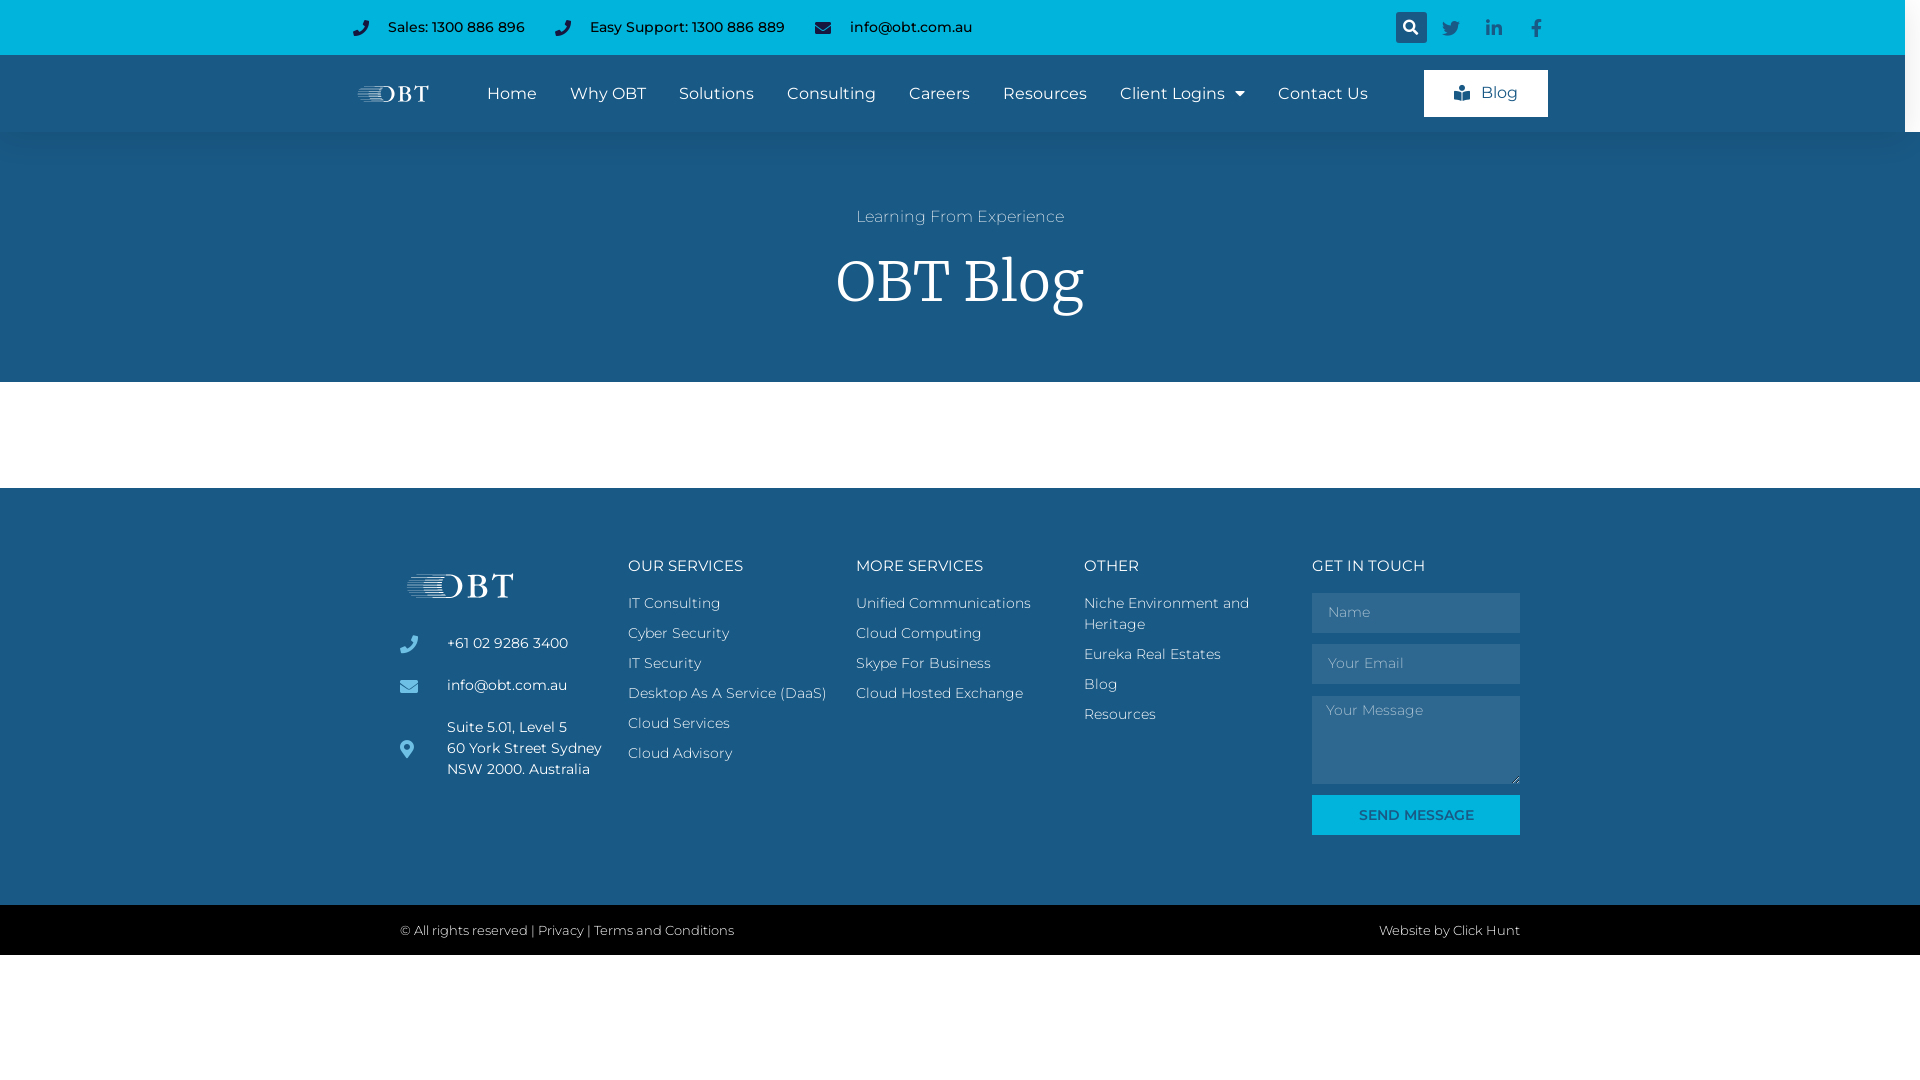 This screenshot has height=1080, width=1920. Describe the element at coordinates (960, 602) in the screenshot. I see `'Unified Communications'` at that location.